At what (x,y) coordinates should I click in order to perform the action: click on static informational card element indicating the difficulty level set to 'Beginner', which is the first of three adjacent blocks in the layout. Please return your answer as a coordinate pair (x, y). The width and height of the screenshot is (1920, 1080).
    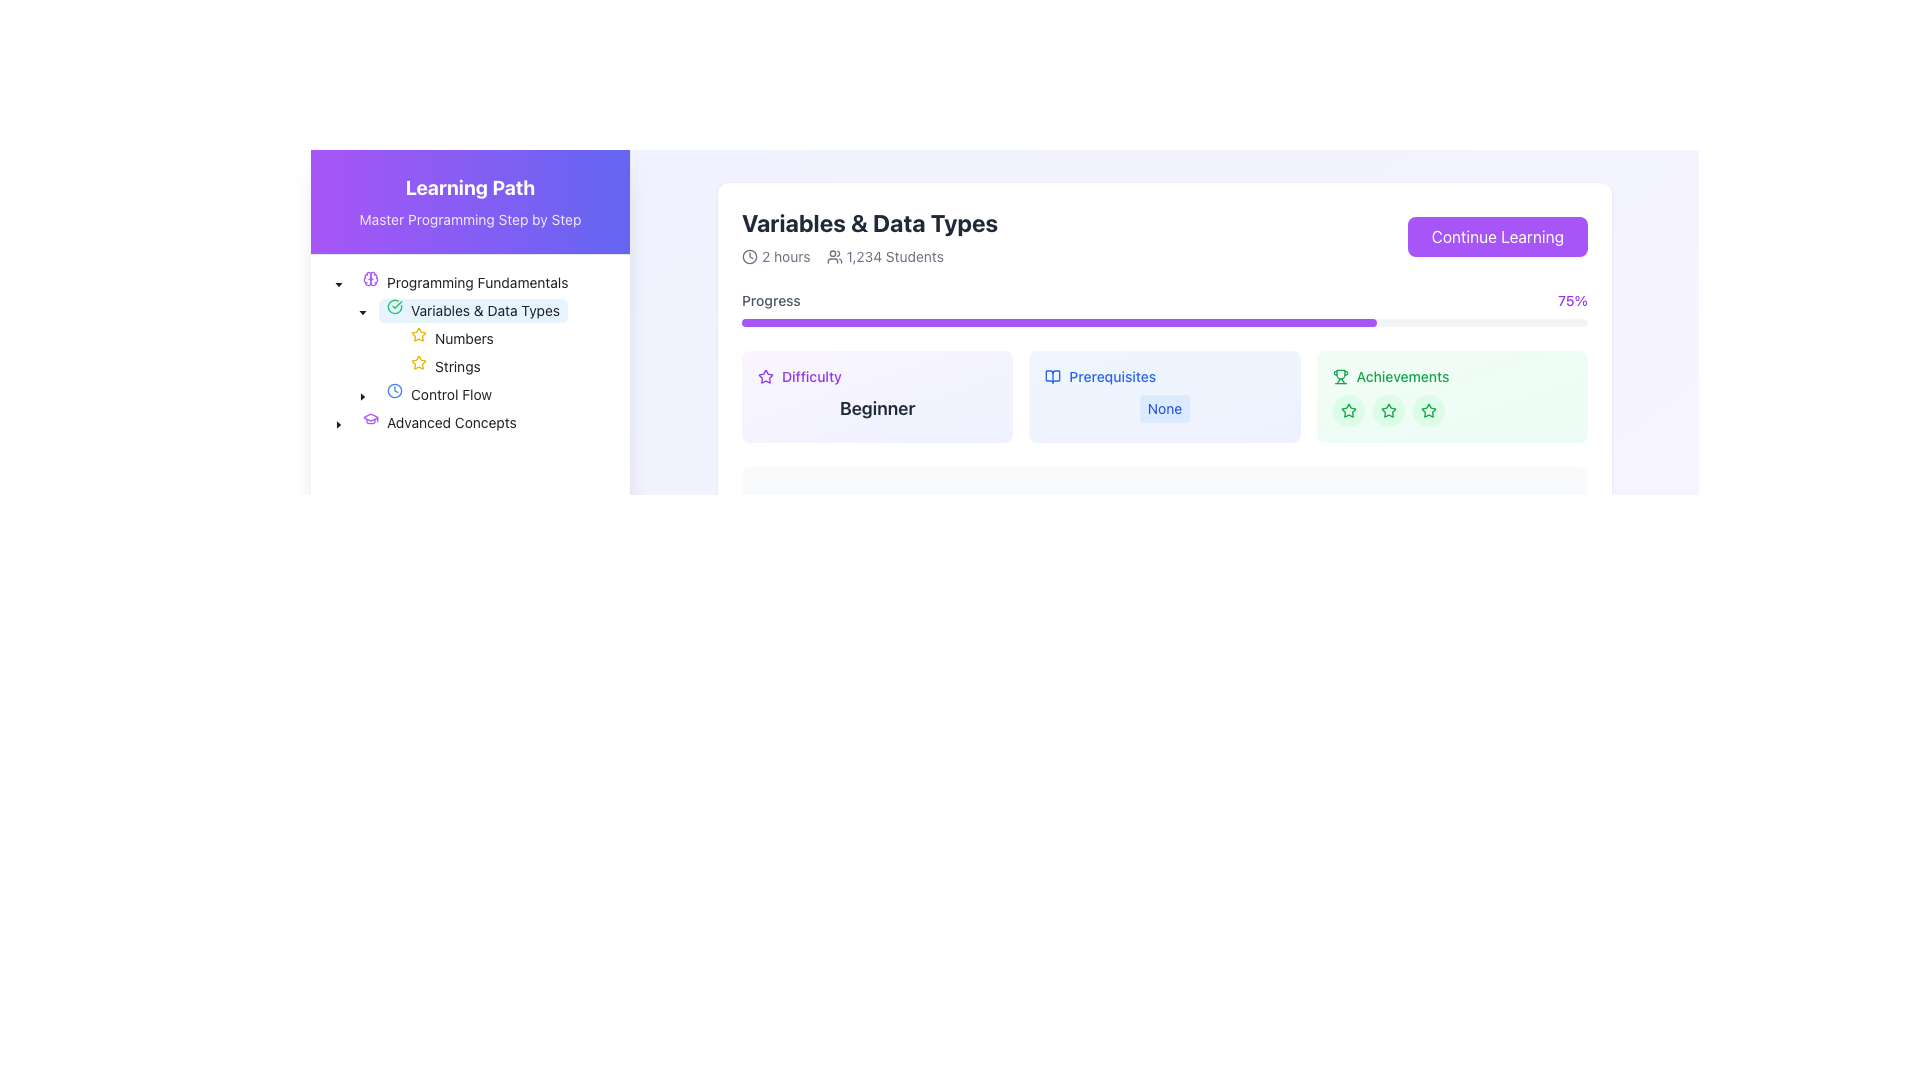
    Looking at the image, I should click on (877, 397).